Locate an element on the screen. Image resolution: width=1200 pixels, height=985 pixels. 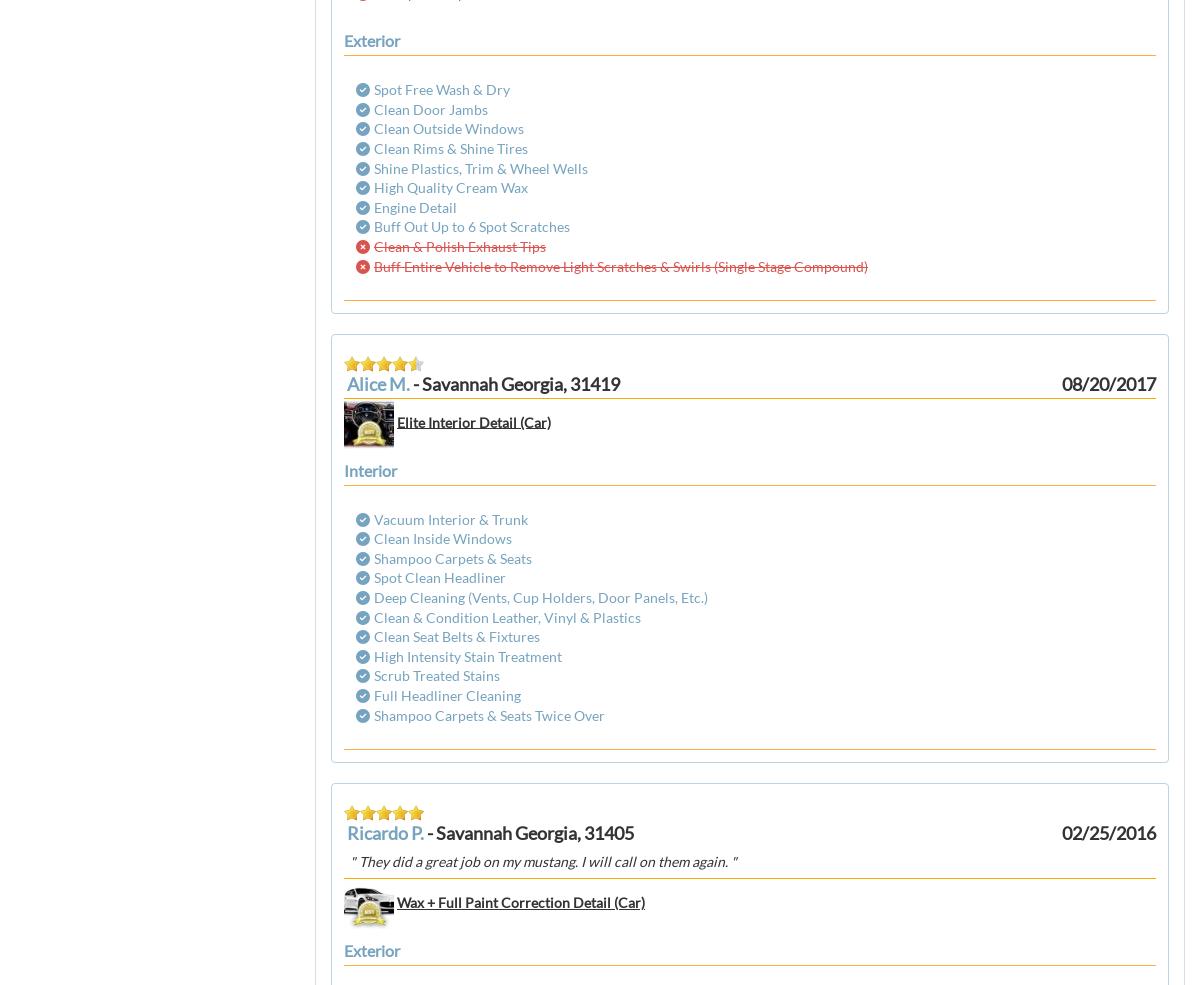
'Spot Free Wash & Dry' is located at coordinates (441, 88).